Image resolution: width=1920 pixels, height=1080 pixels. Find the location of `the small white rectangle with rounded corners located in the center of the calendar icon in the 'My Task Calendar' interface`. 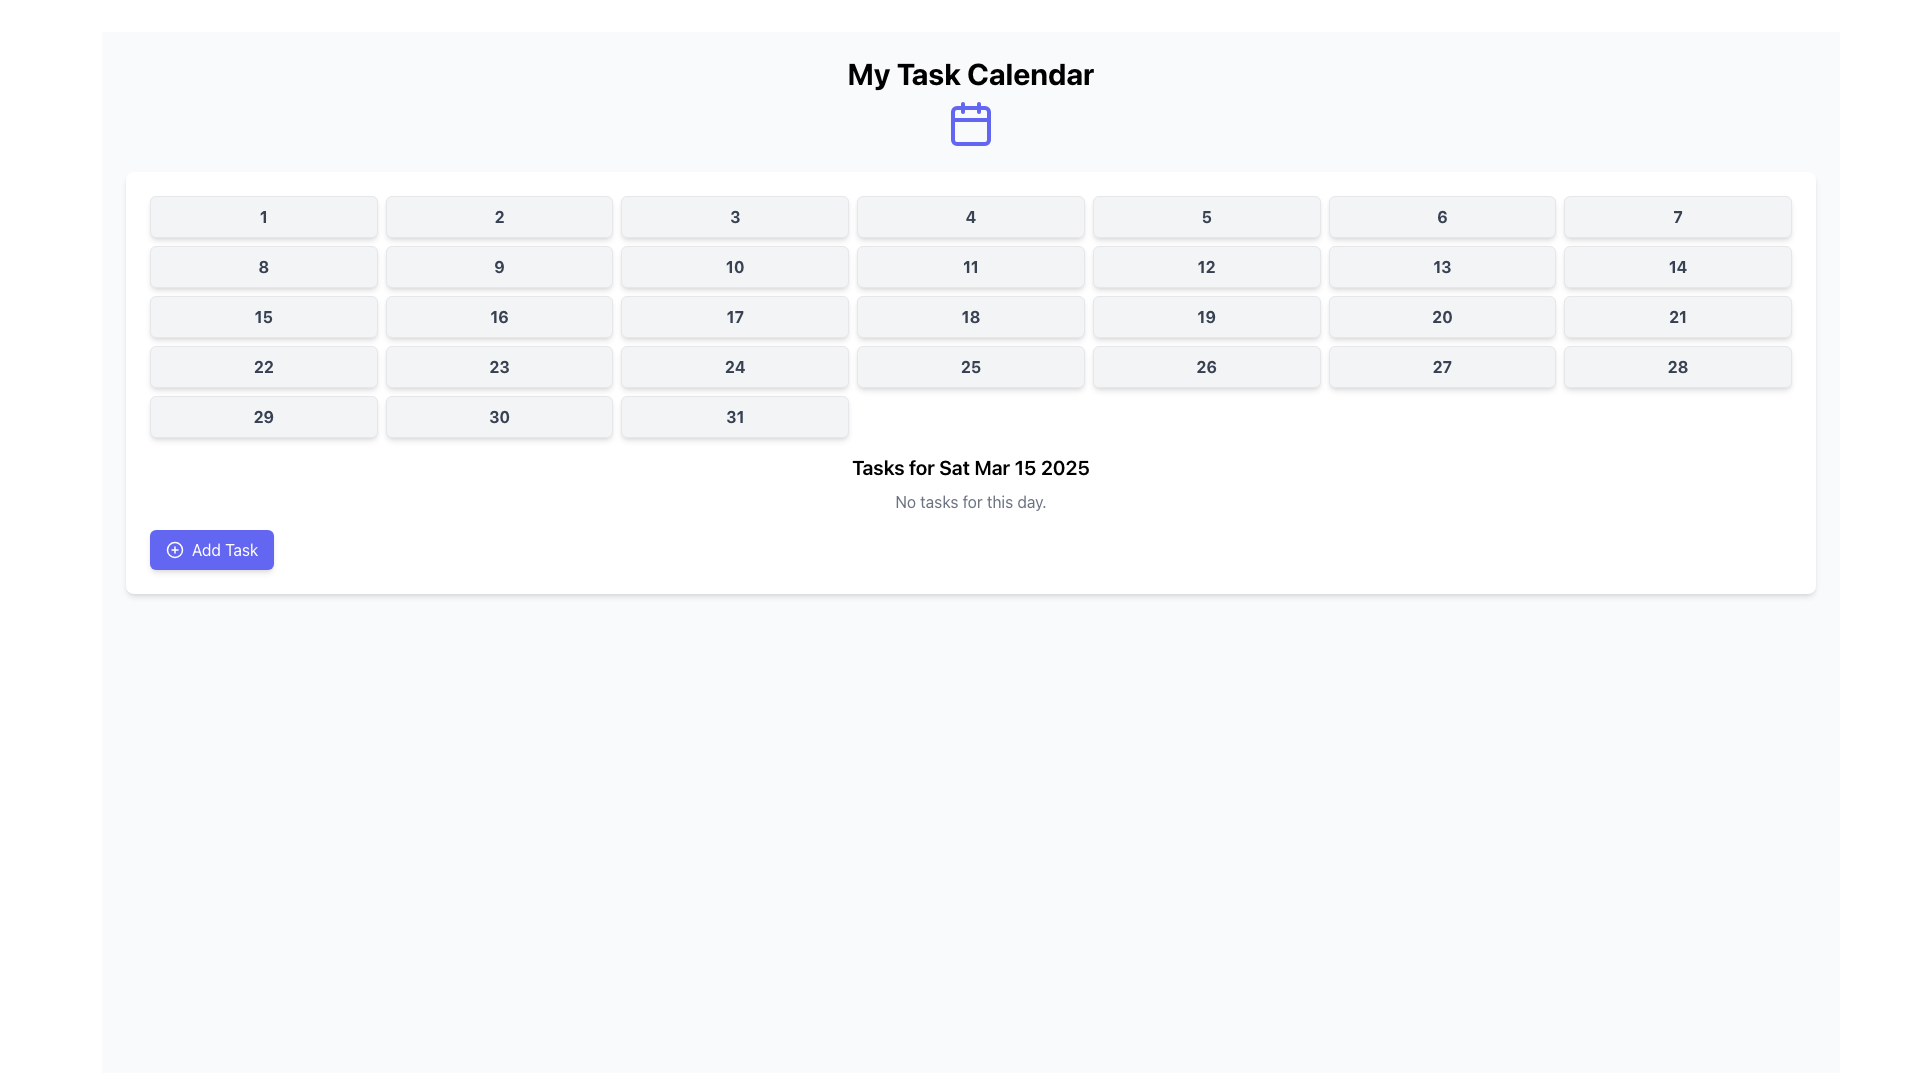

the small white rectangle with rounded corners located in the center of the calendar icon in the 'My Task Calendar' interface is located at coordinates (970, 126).